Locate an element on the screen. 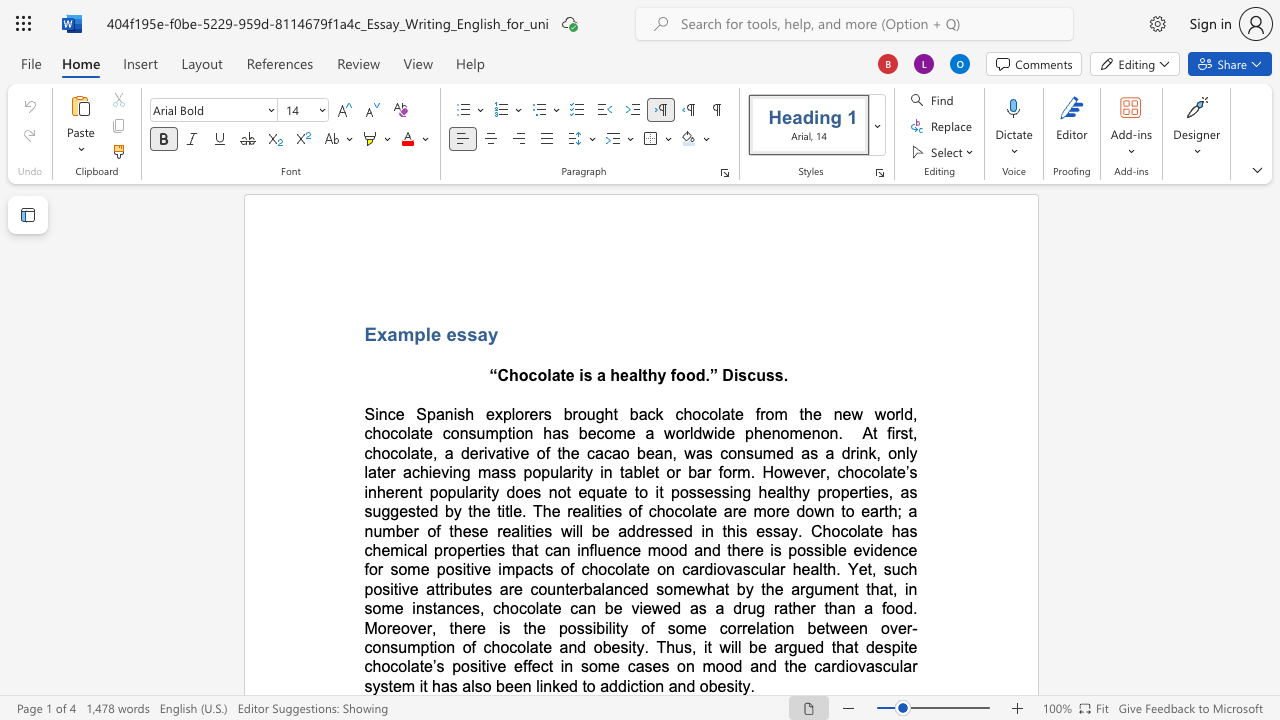 This screenshot has width=1280, height=720. the space between the continuous character "l" and "t" in the text is located at coordinates (823, 569).